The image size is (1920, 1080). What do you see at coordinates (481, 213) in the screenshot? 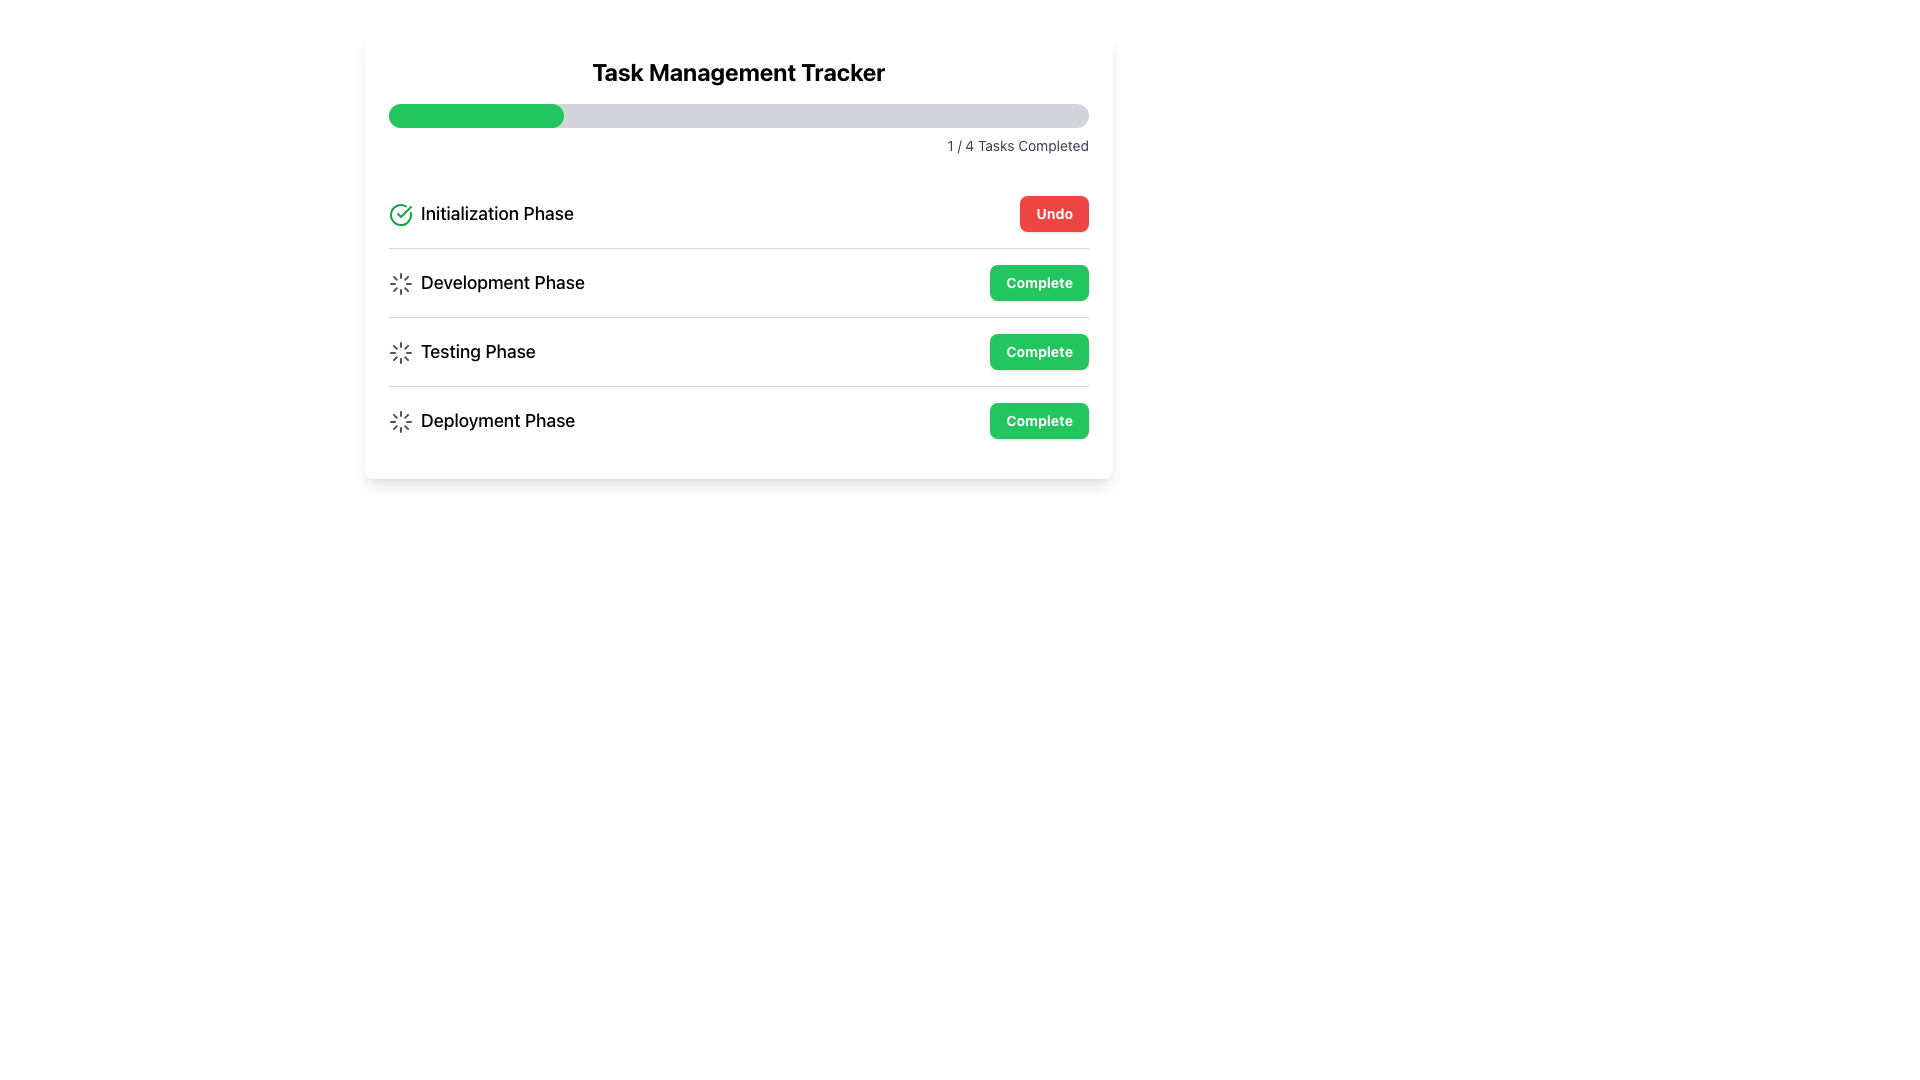
I see `text label displaying 'Initialization Phase', which is styled with a larger font size and medium weight, located to the right of a circular green check icon` at bounding box center [481, 213].